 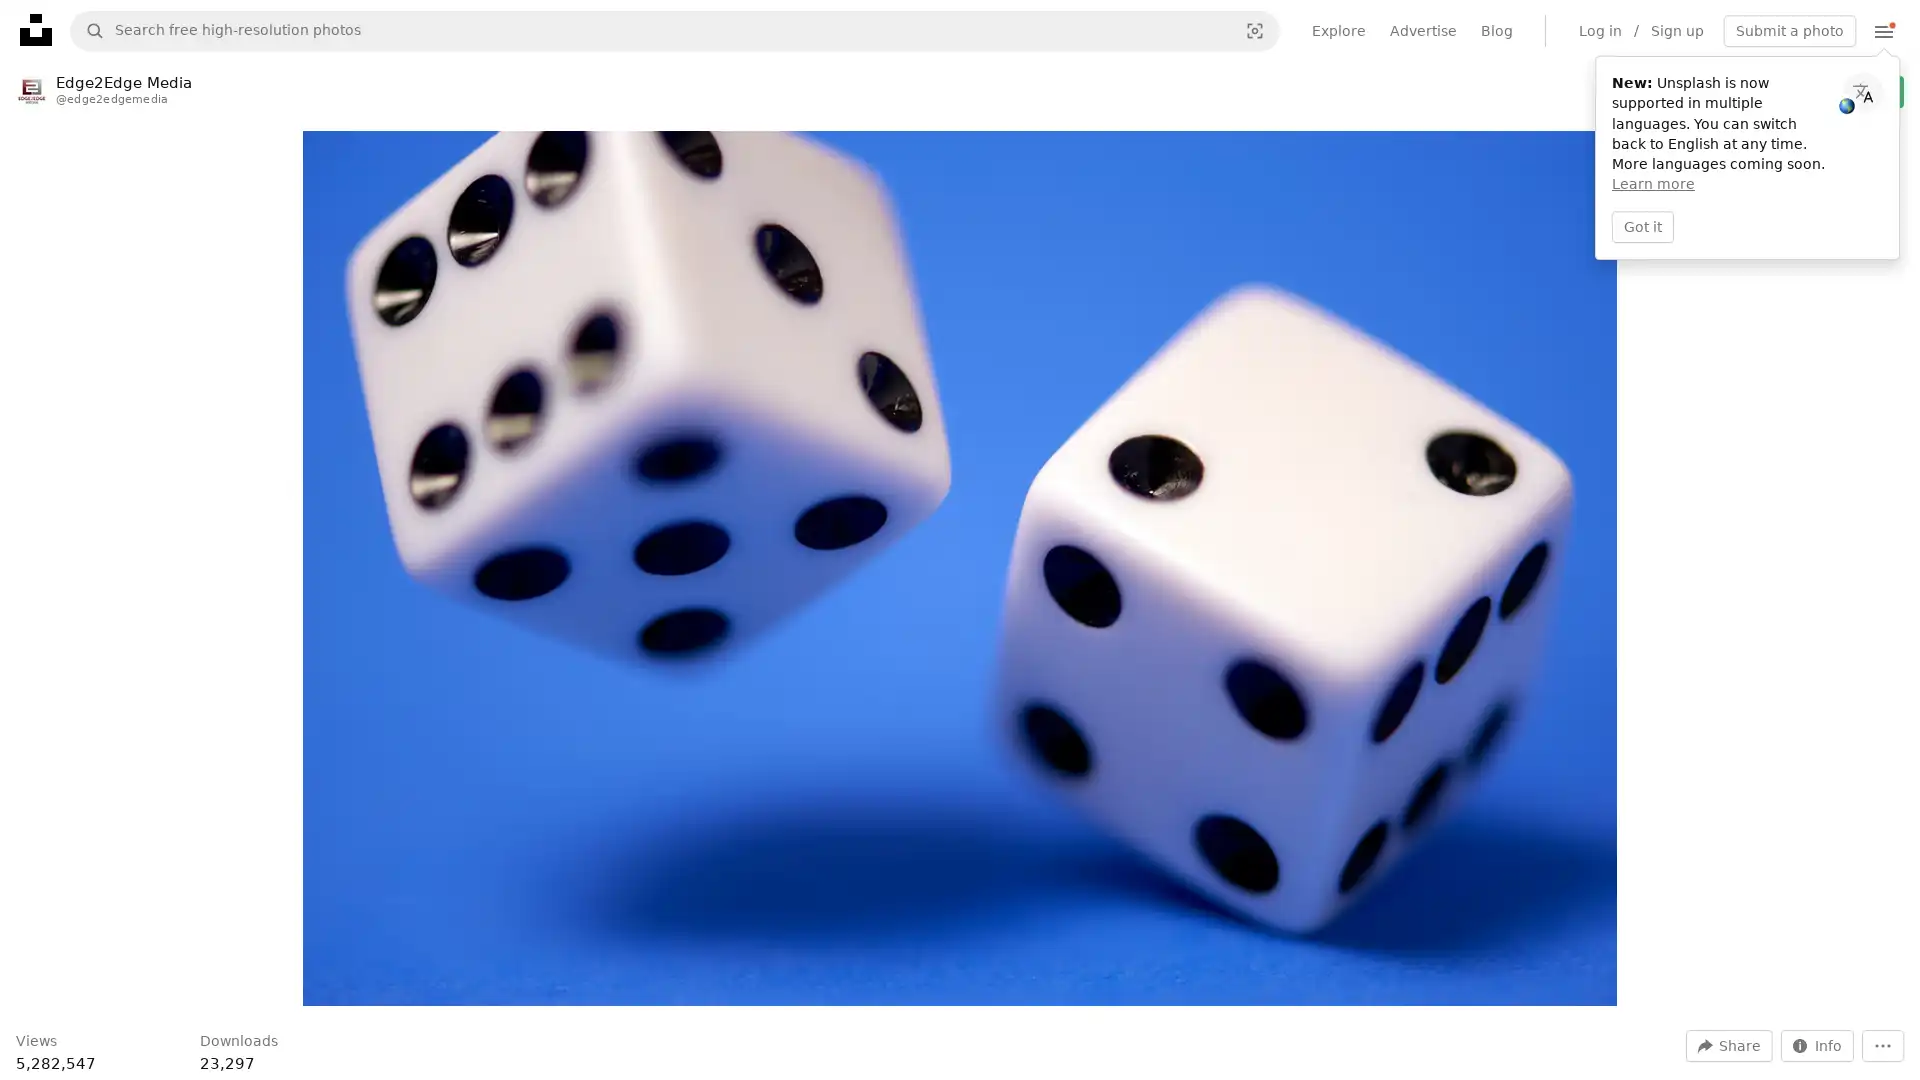 What do you see at coordinates (1712, 91) in the screenshot?
I see `Add to collection` at bounding box center [1712, 91].